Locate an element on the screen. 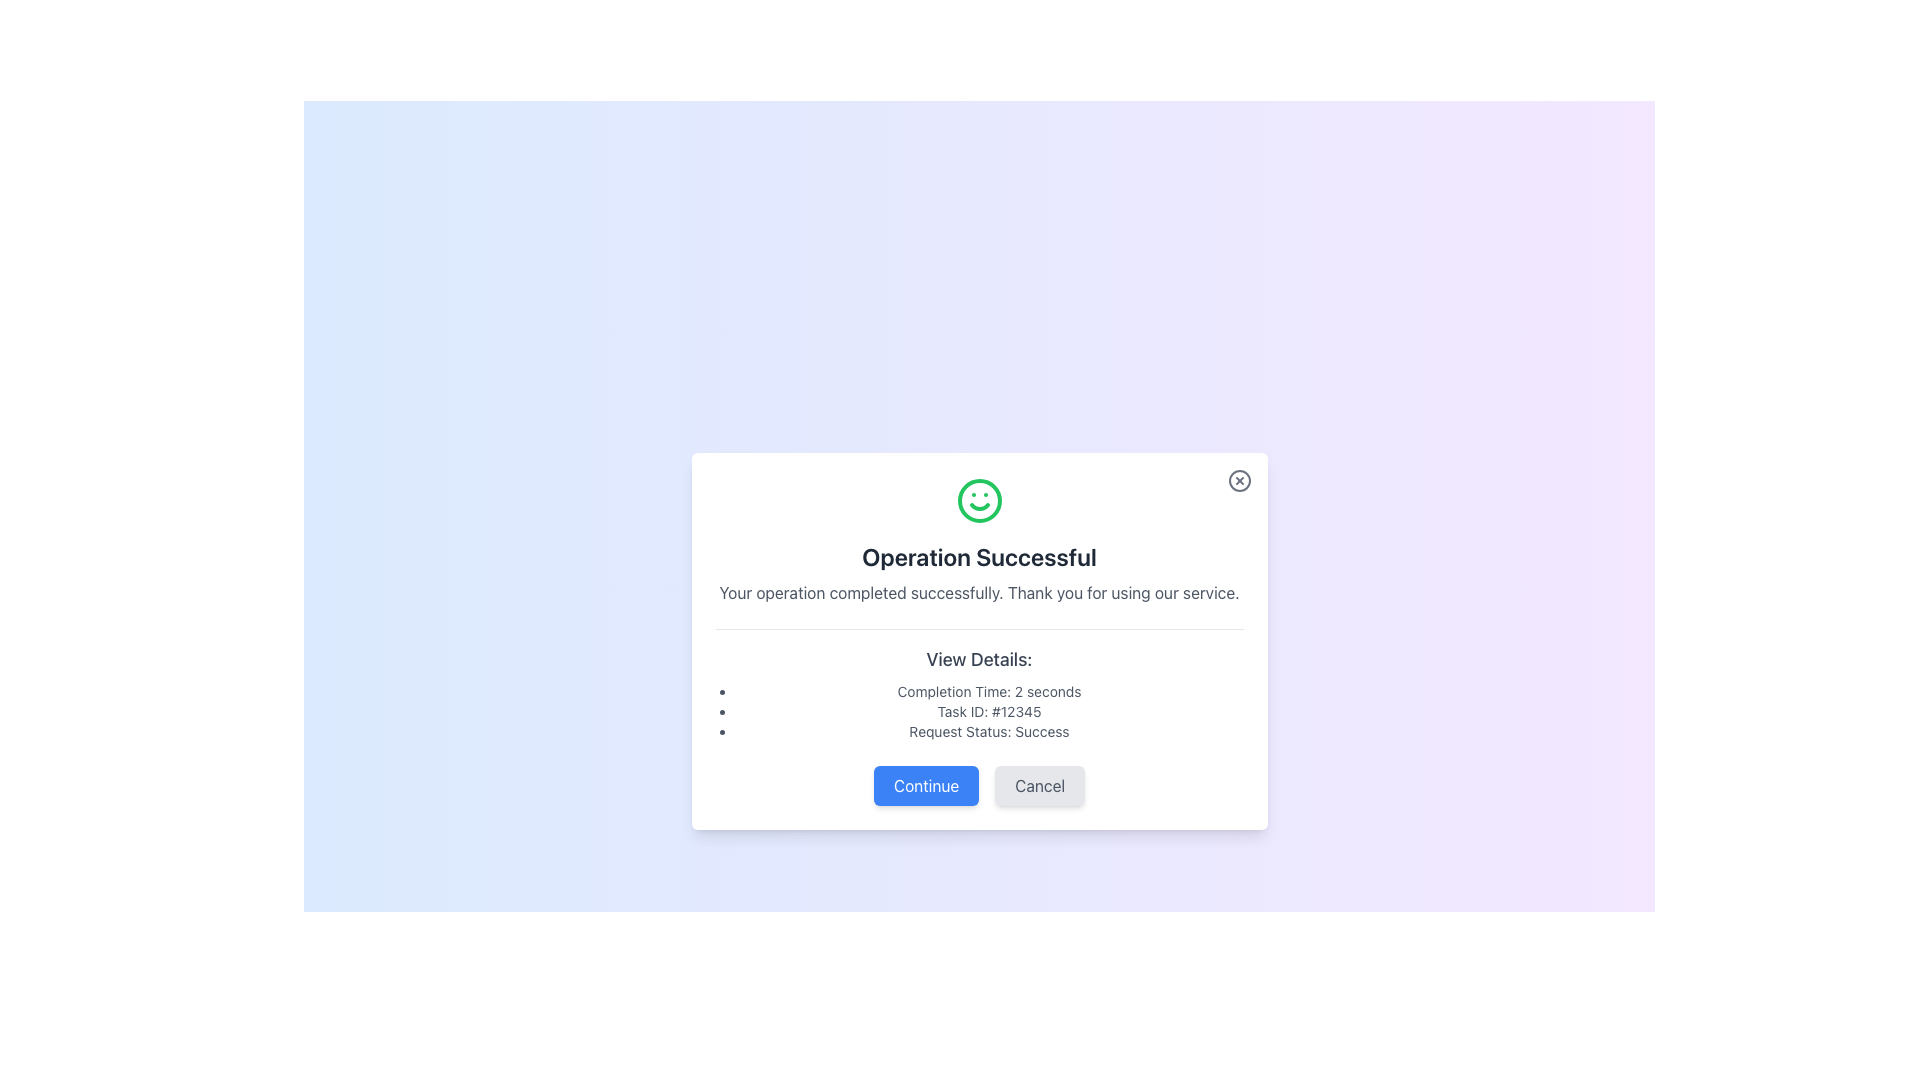  the text label displaying 'View Details:' which is styled in bold dark gray and located at the center of the dialog box, above a bulleted list is located at coordinates (979, 659).